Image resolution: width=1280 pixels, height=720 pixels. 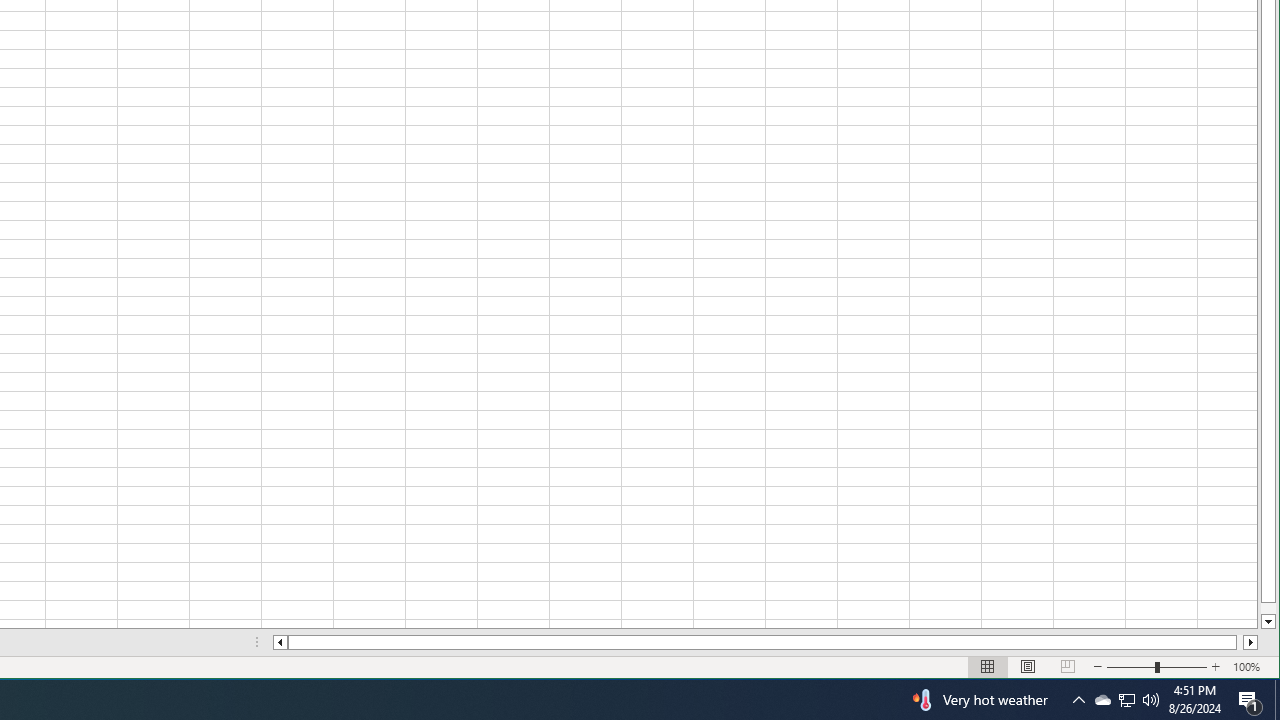 What do you see at coordinates (1250, 698) in the screenshot?
I see `'Action Center, 1 new notification'` at bounding box center [1250, 698].